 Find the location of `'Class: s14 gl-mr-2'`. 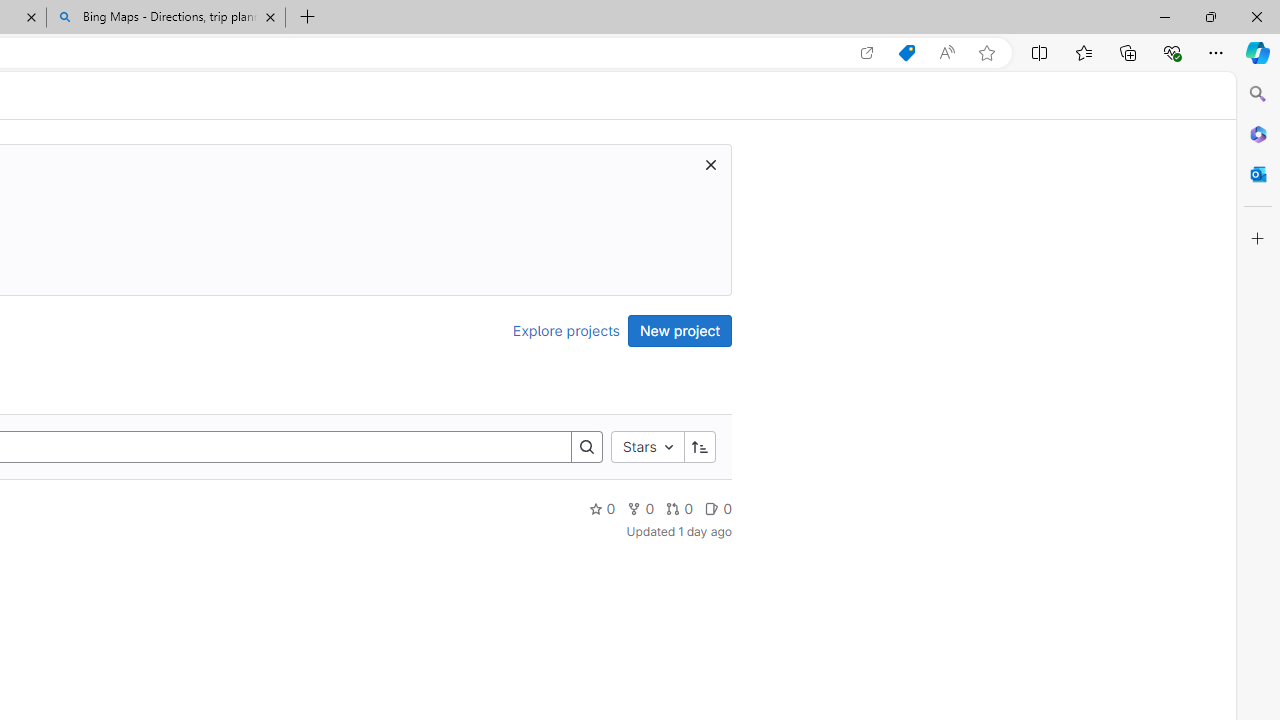

'Class: s14 gl-mr-2' is located at coordinates (712, 507).